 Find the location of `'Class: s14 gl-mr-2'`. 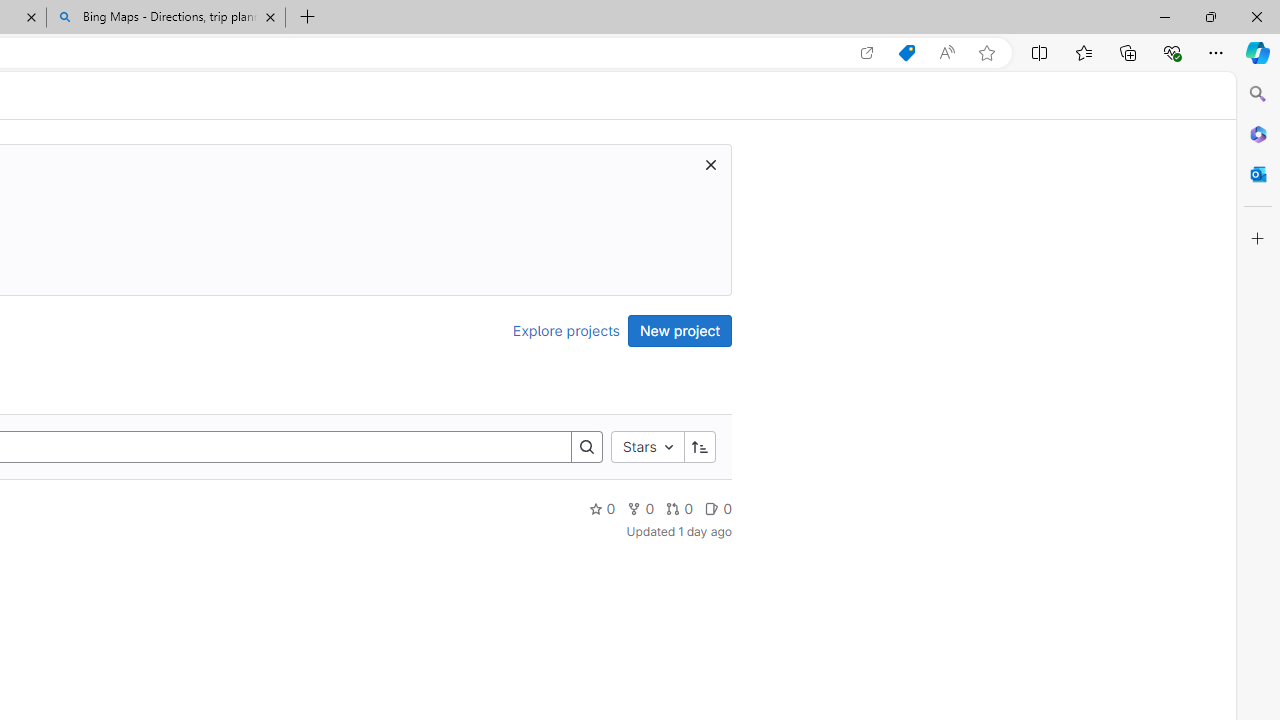

'Class: s14 gl-mr-2' is located at coordinates (712, 507).